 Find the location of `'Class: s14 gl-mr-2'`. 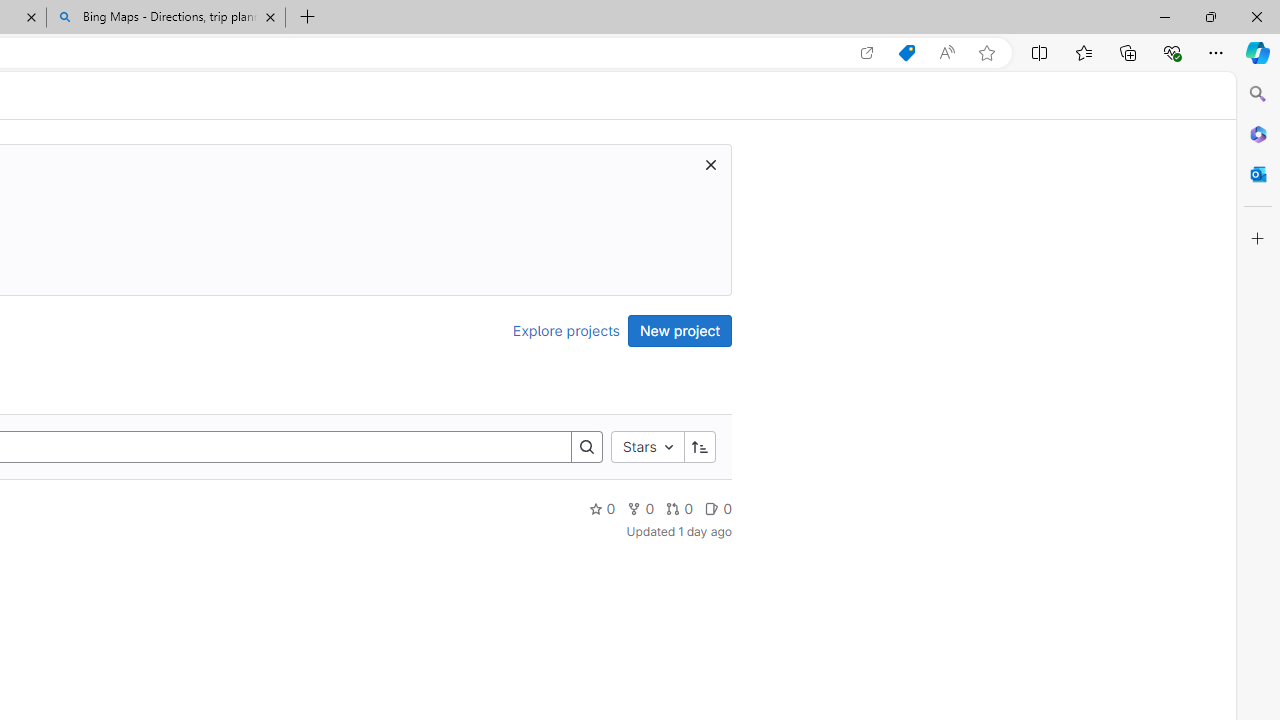

'Class: s14 gl-mr-2' is located at coordinates (712, 507).